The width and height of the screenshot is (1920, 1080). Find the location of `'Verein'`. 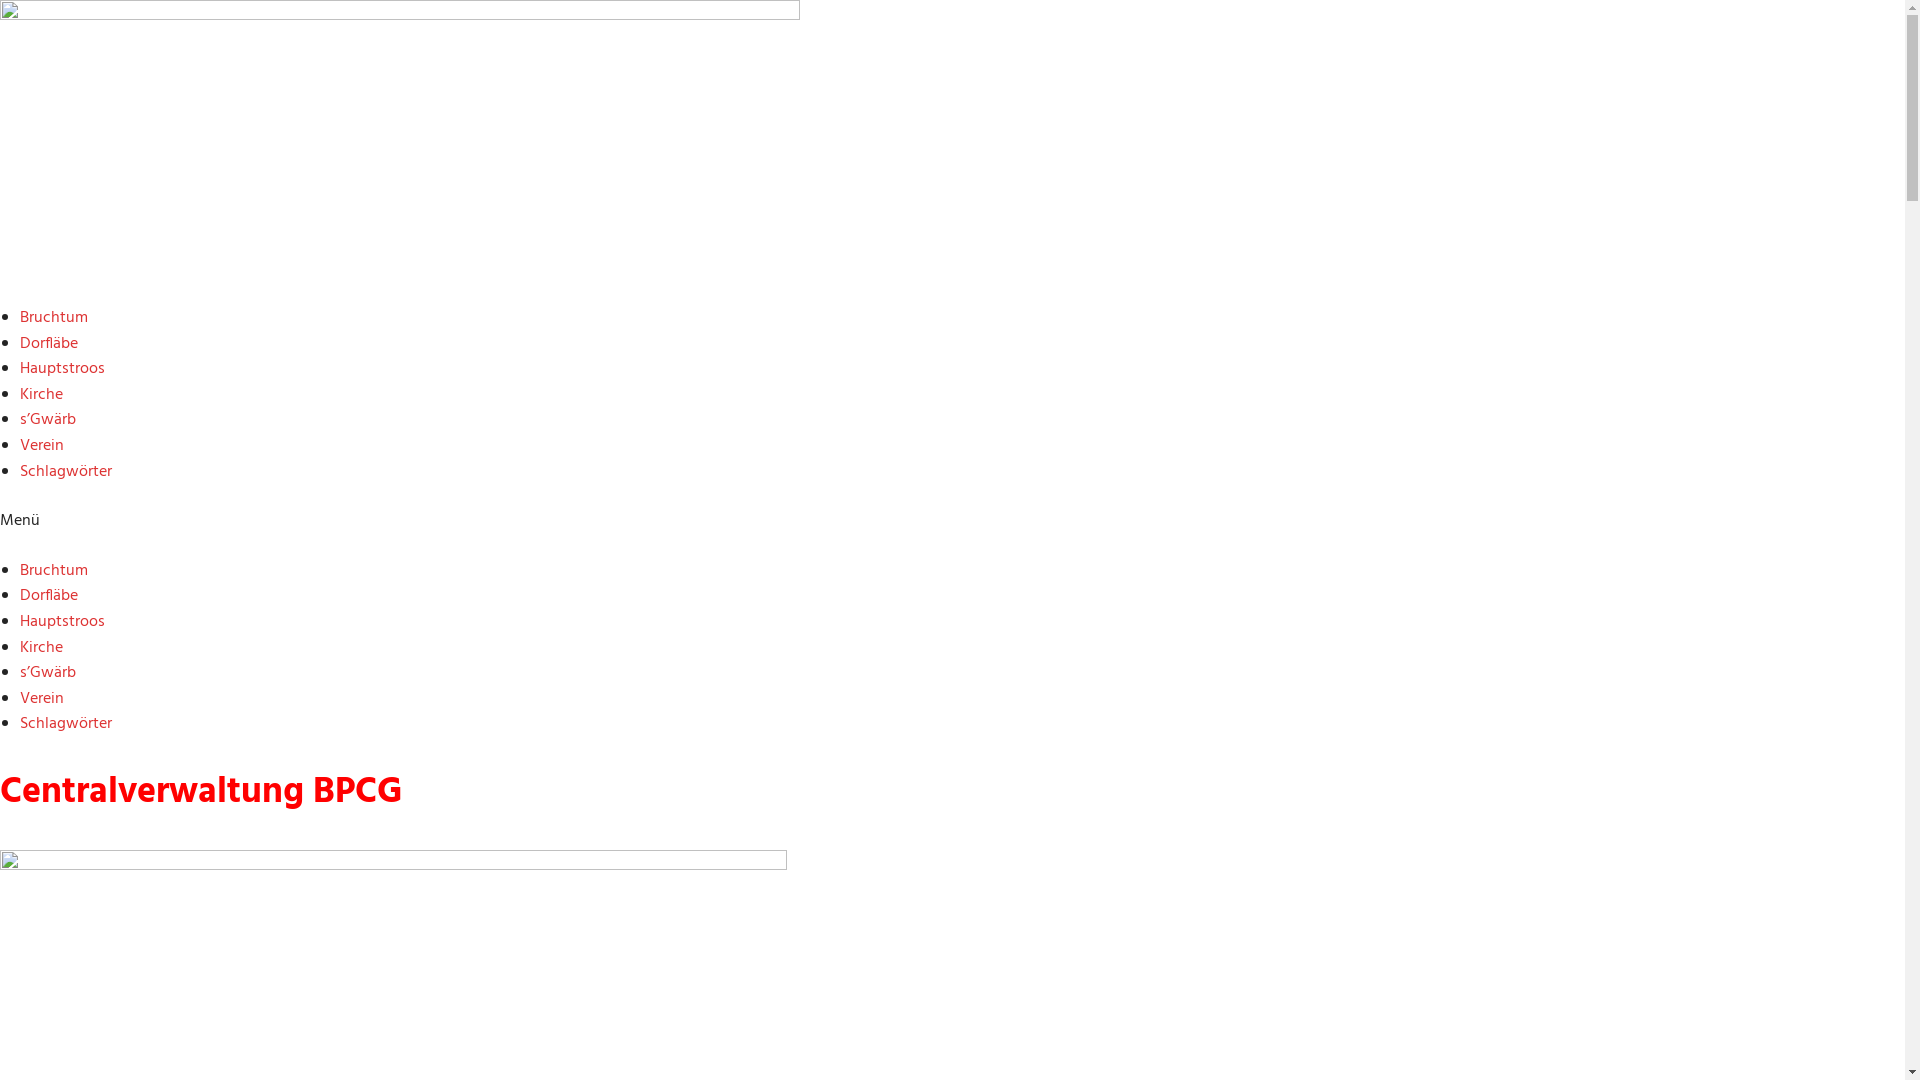

'Verein' is located at coordinates (42, 445).